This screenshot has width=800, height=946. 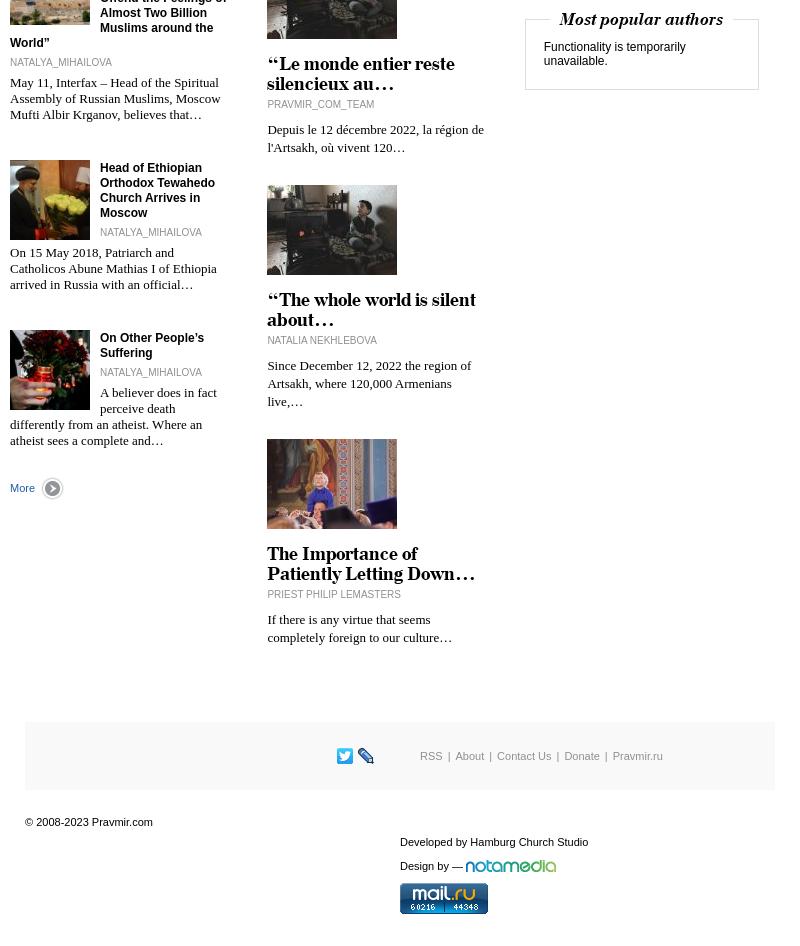 What do you see at coordinates (265, 103) in the screenshot?
I see `'pravmir_com_team'` at bounding box center [265, 103].